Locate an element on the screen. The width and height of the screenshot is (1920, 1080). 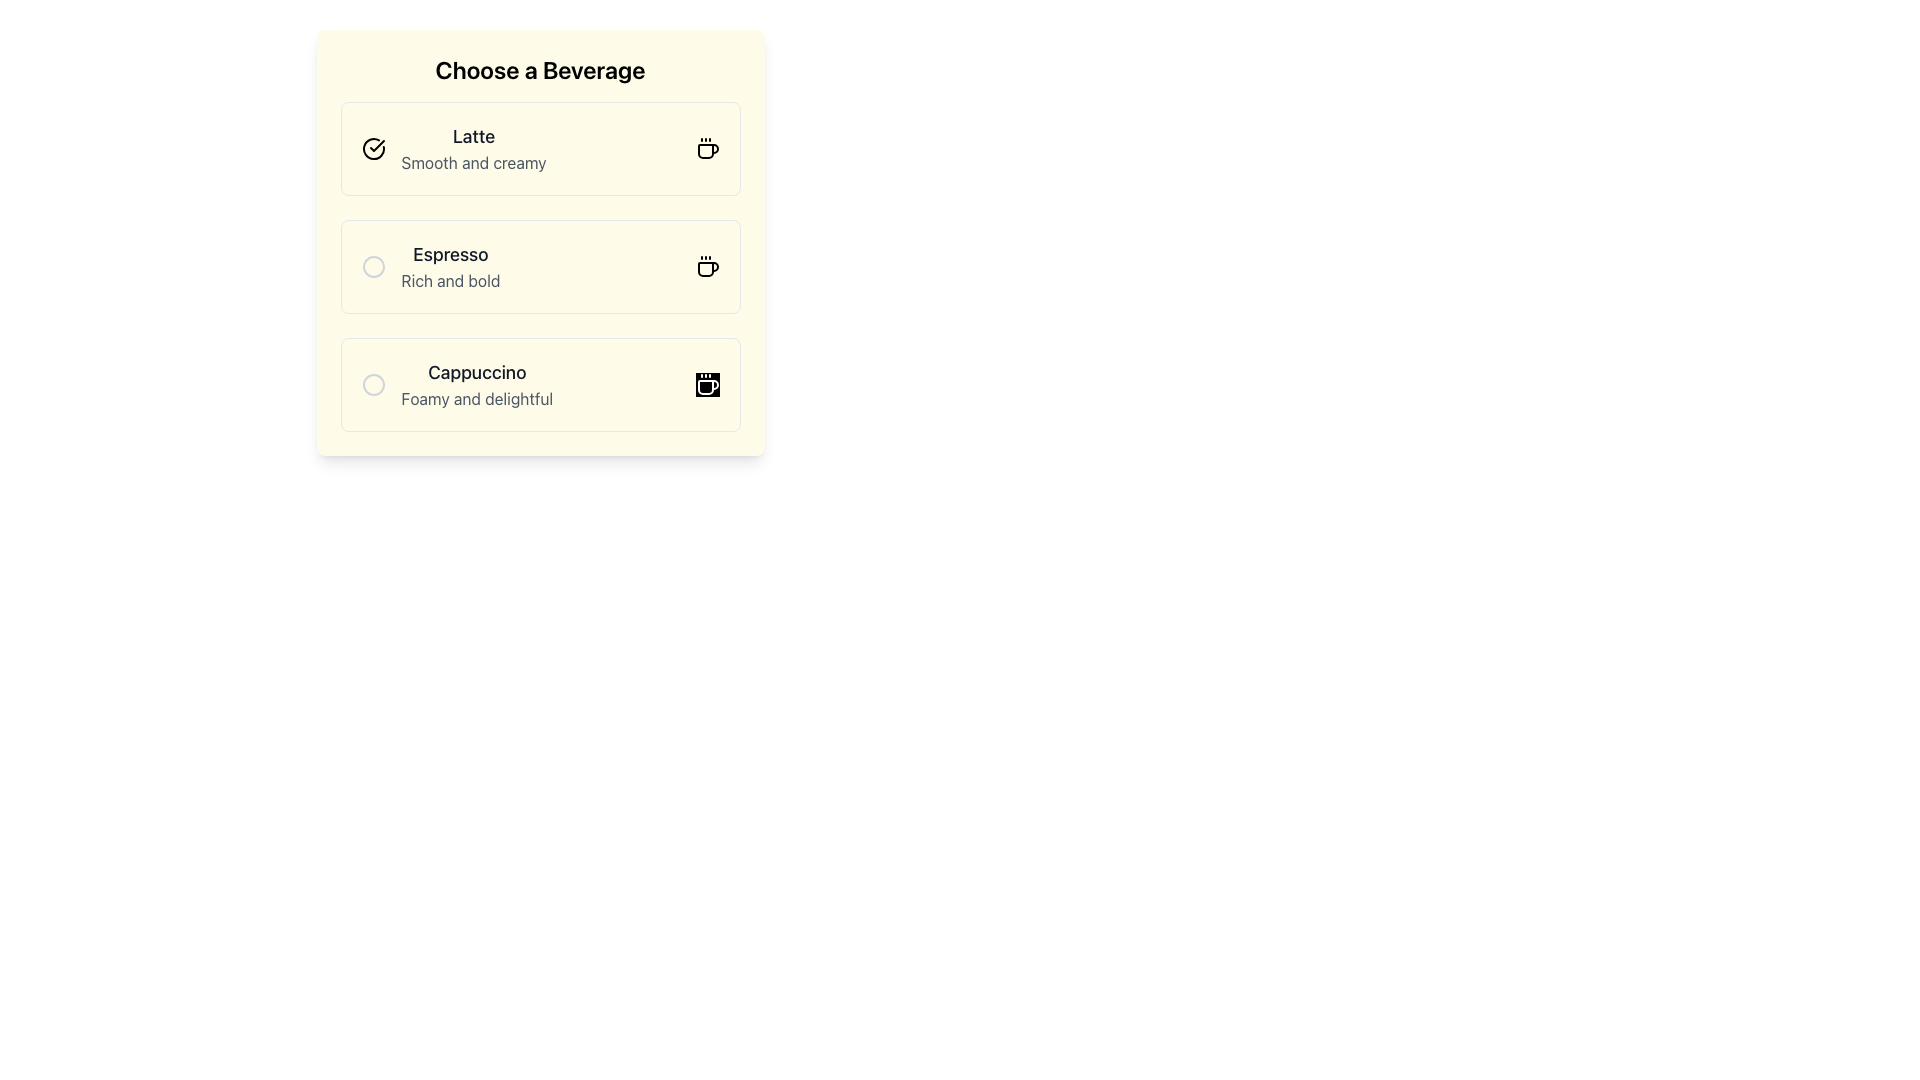
the unselected radio button (circular outline icon styled in gray) located in the left section of the 'Cappuccino' option block within the beverage selection interface is located at coordinates (373, 385).